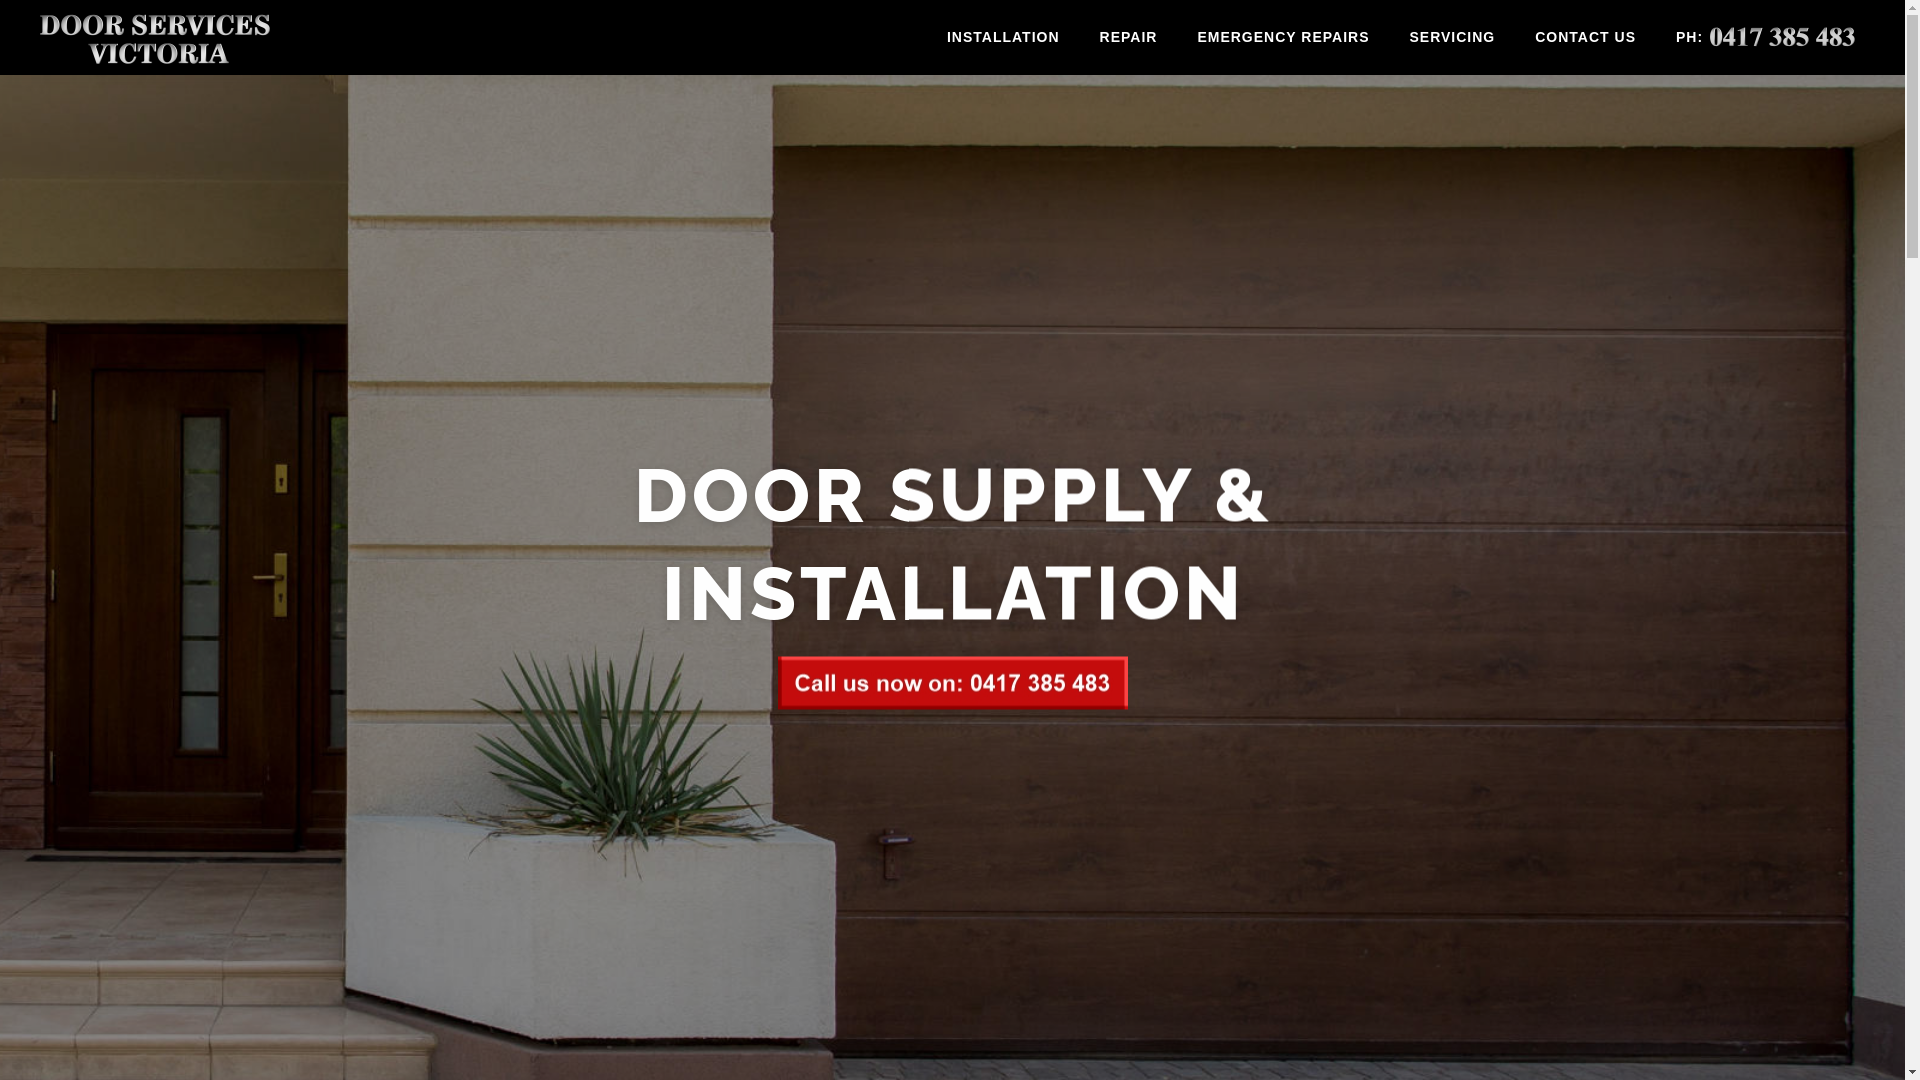  What do you see at coordinates (1451, 37) in the screenshot?
I see `'SERVICING'` at bounding box center [1451, 37].